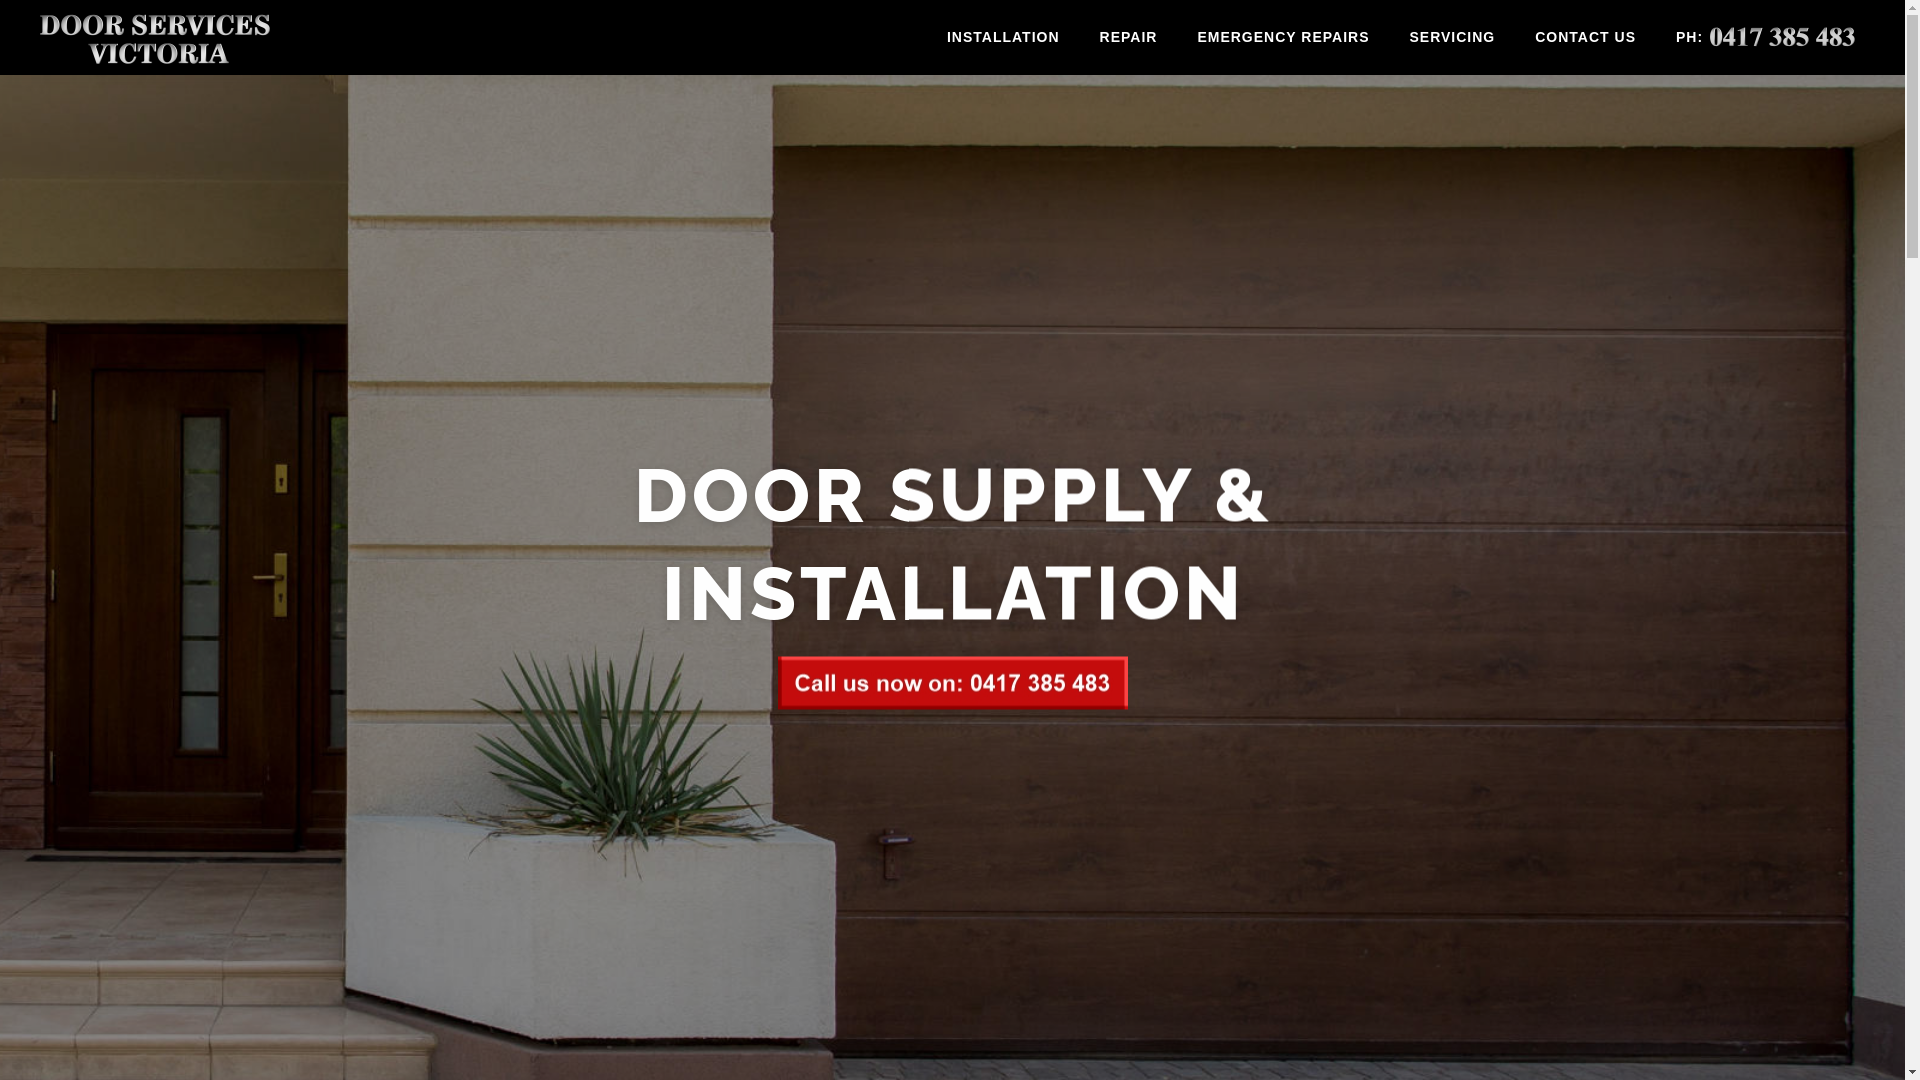  What do you see at coordinates (1451, 37) in the screenshot?
I see `'SERVICING'` at bounding box center [1451, 37].